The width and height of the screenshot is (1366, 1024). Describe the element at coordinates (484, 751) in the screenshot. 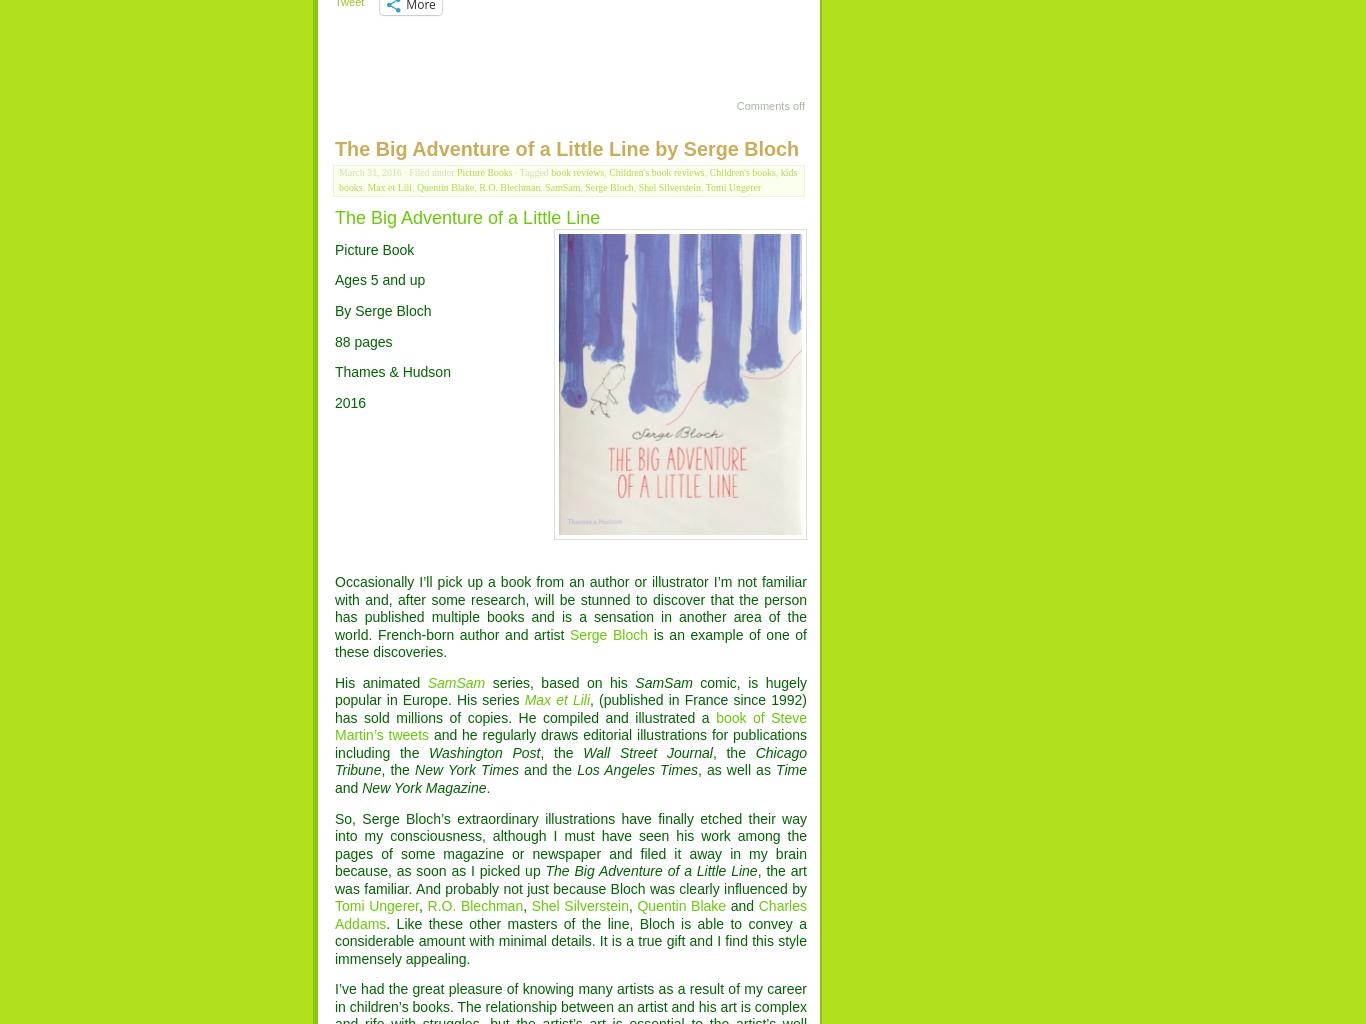

I see `'Washington Post'` at that location.